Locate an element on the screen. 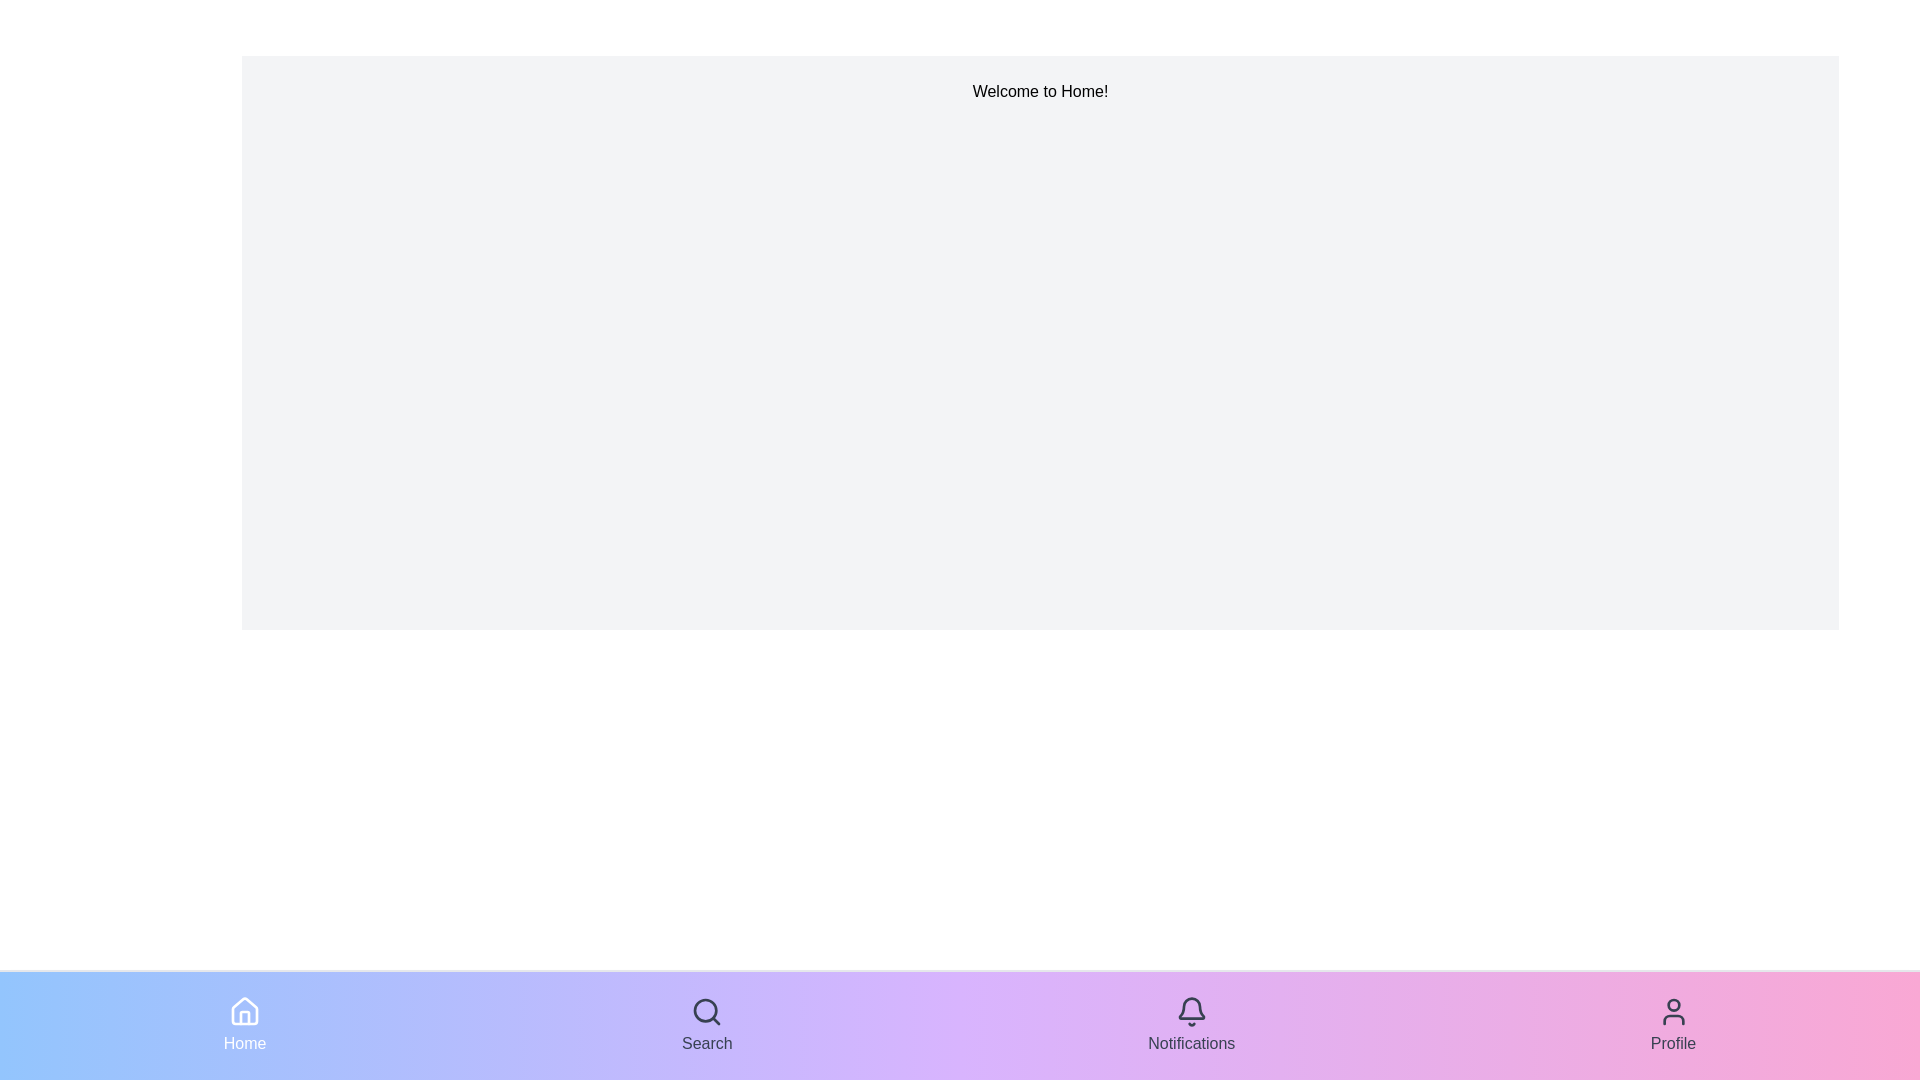  the user profile icon, which is a head and shoulders silhouette located in the bottom-right corner of the navigation bar with a gradient background is located at coordinates (1673, 1011).